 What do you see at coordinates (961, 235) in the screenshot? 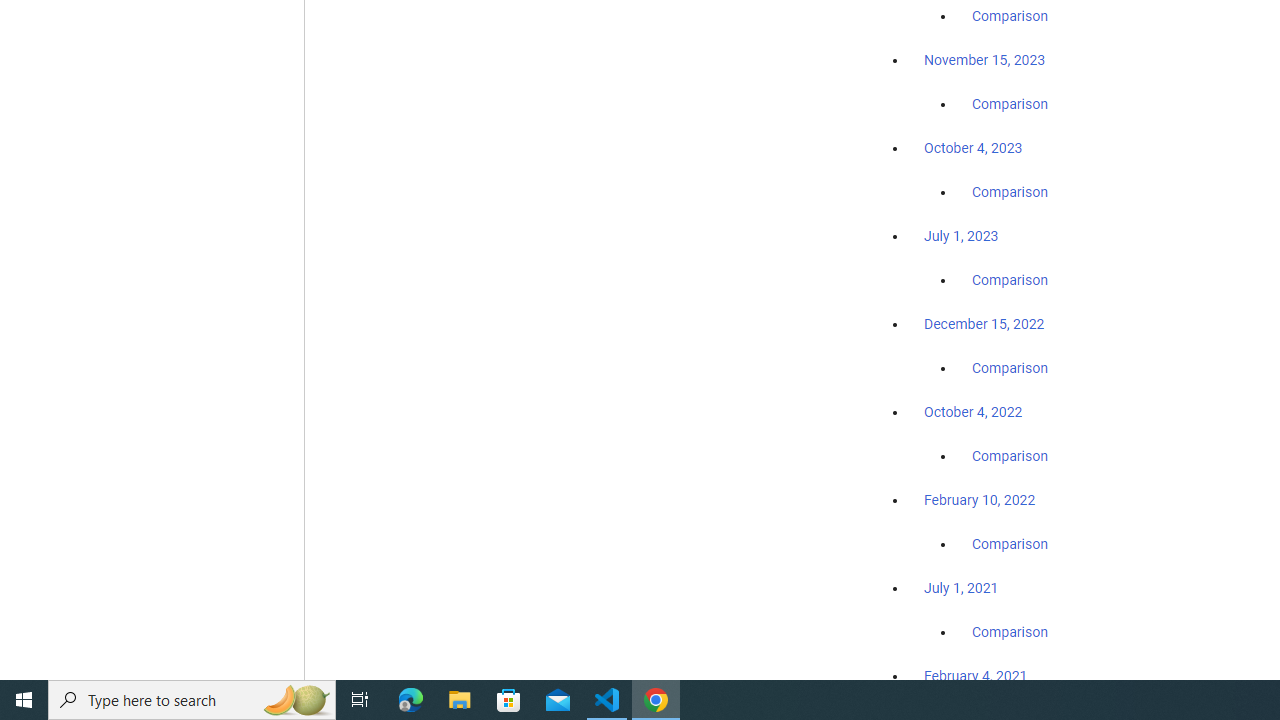
I see `'July 1, 2023'` at bounding box center [961, 235].